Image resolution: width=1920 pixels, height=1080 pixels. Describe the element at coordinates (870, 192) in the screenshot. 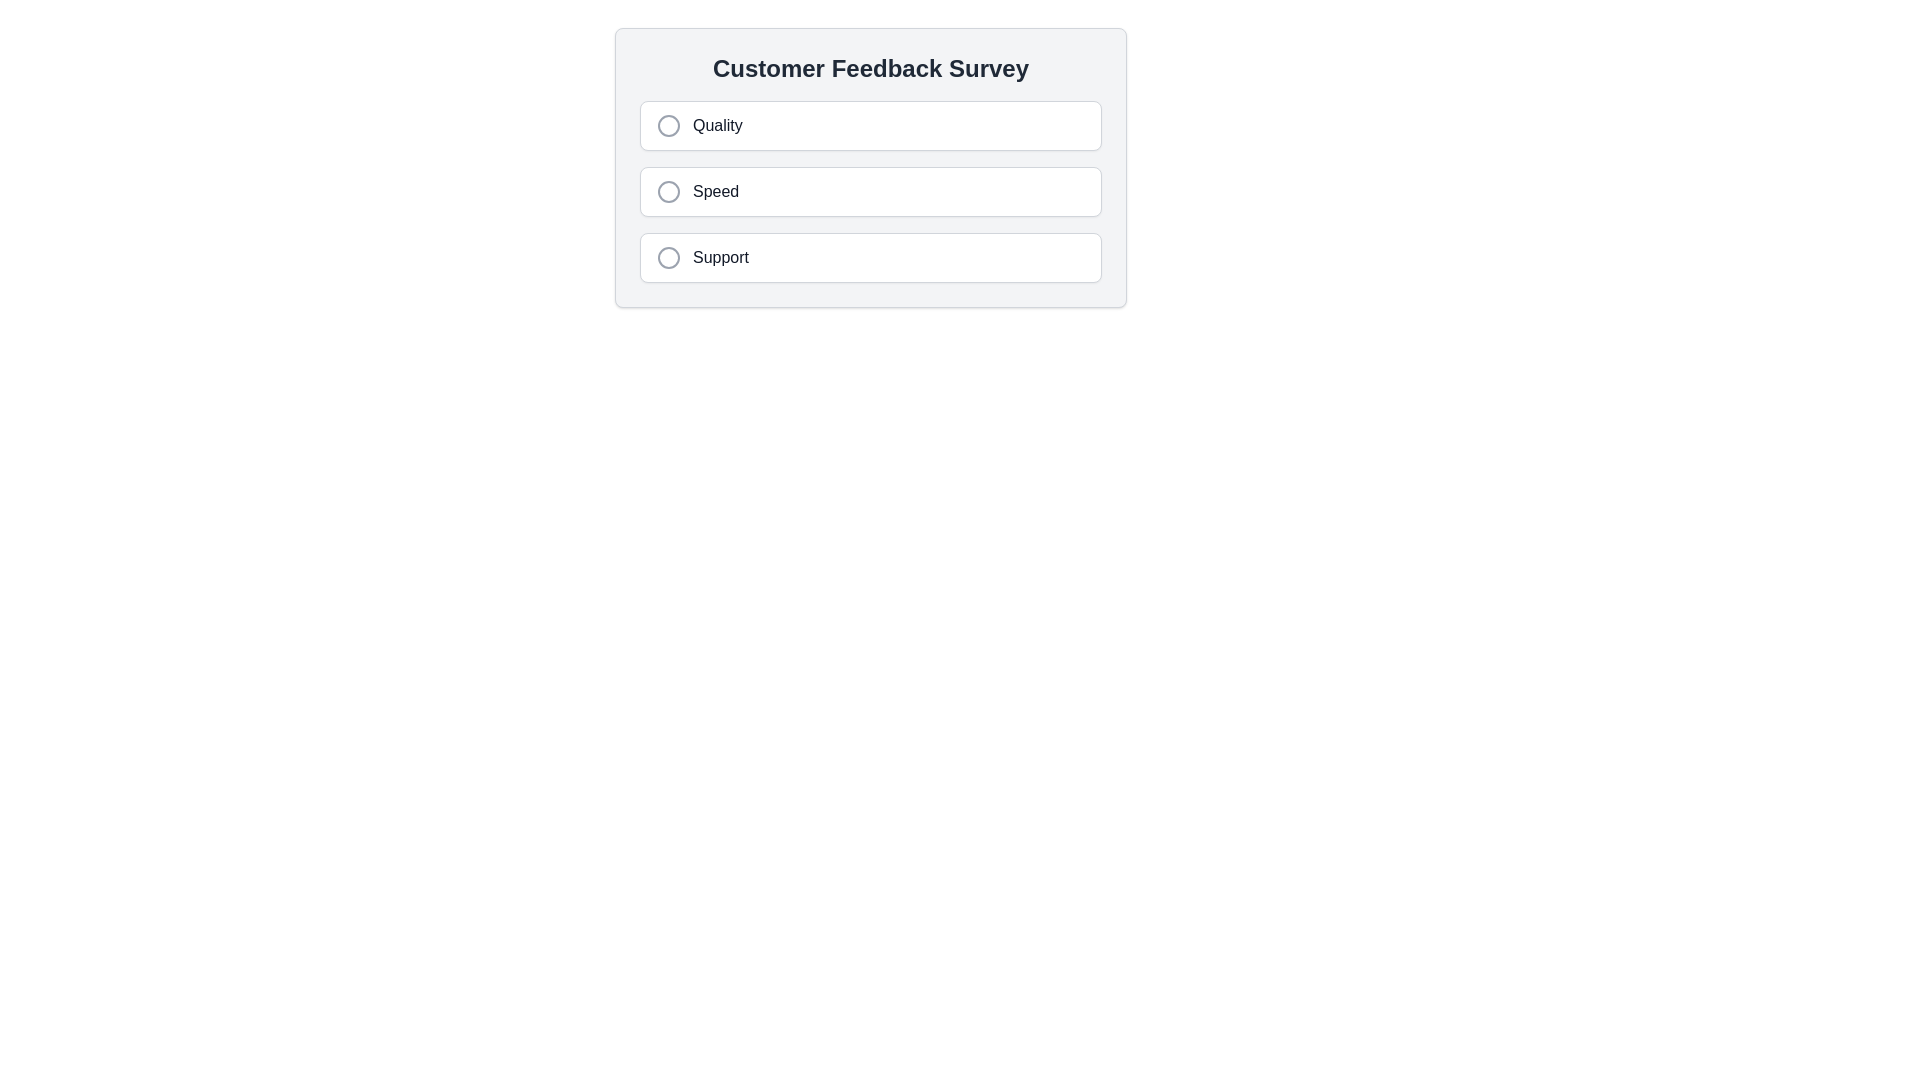

I see `the 'Speed' radio button option in the feedback survey` at that location.